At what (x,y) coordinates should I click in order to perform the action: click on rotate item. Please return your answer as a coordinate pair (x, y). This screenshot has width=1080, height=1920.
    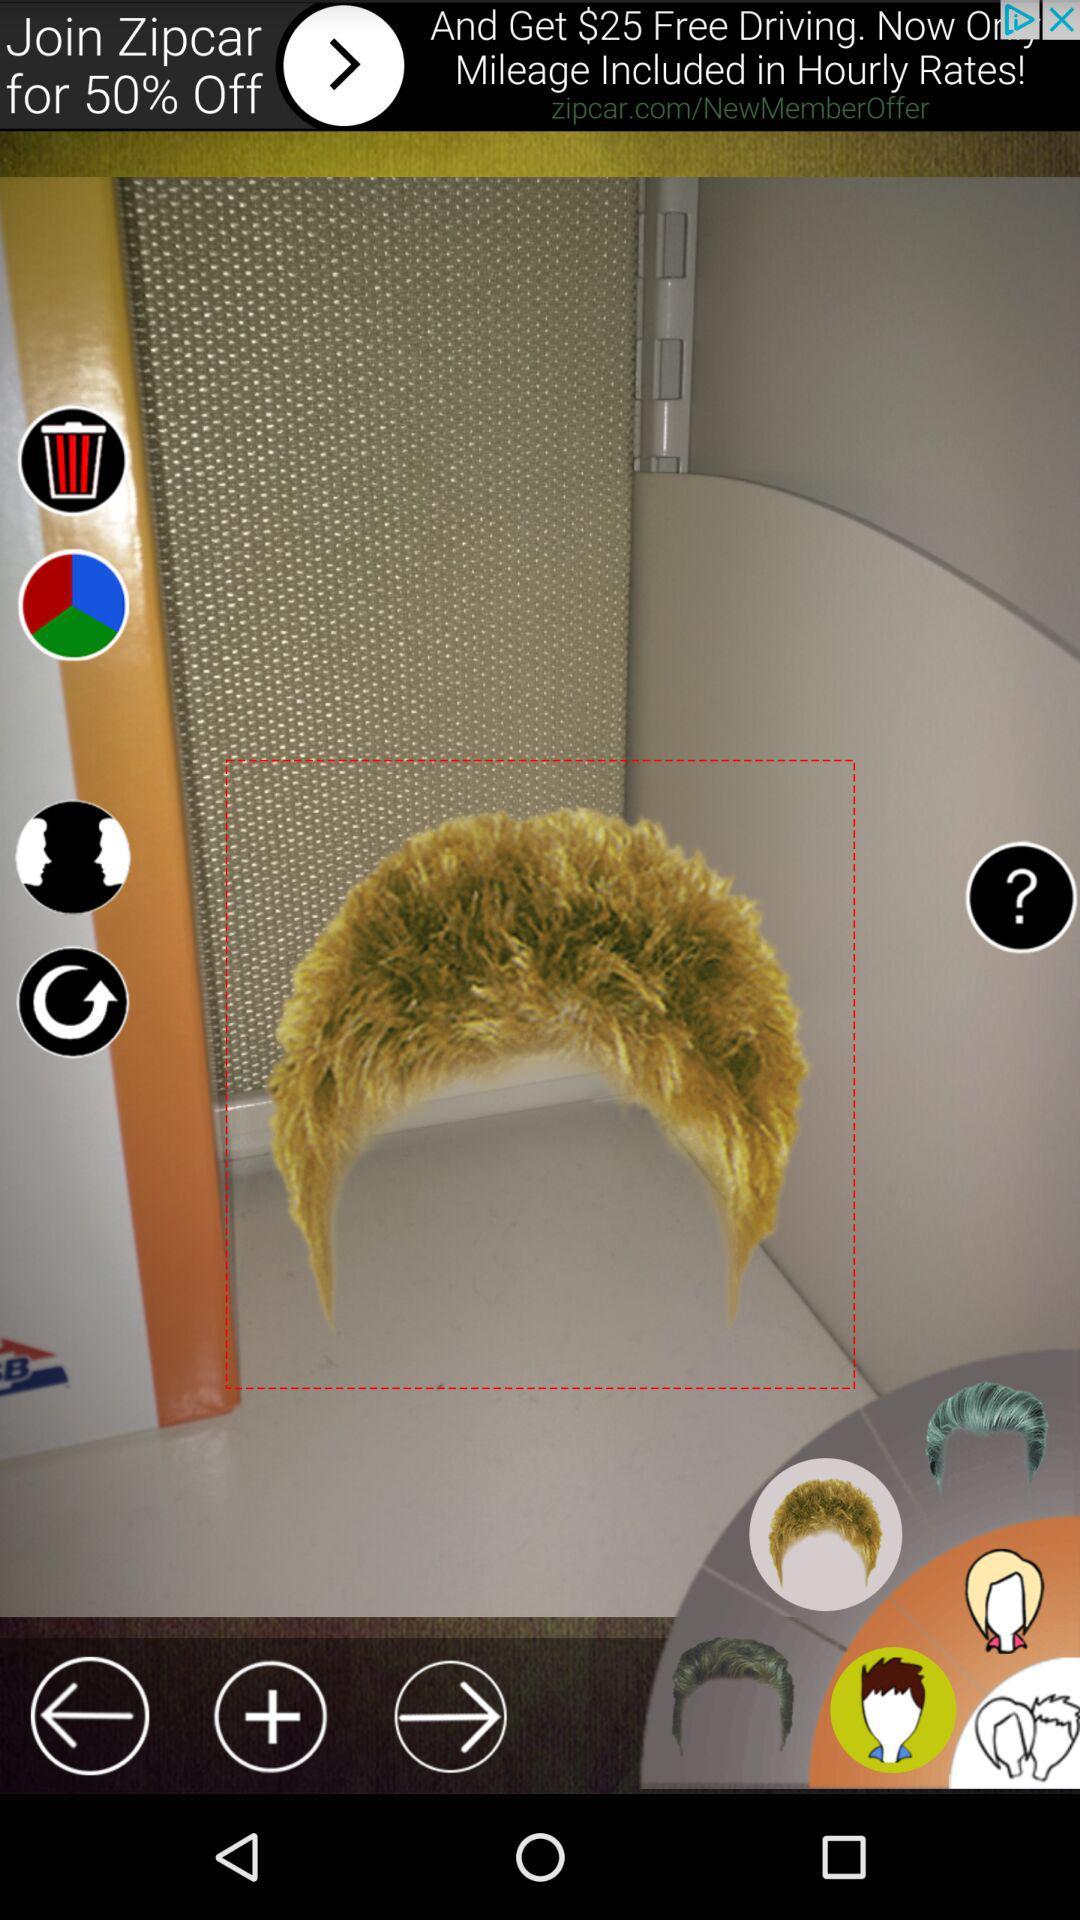
    Looking at the image, I should click on (71, 1002).